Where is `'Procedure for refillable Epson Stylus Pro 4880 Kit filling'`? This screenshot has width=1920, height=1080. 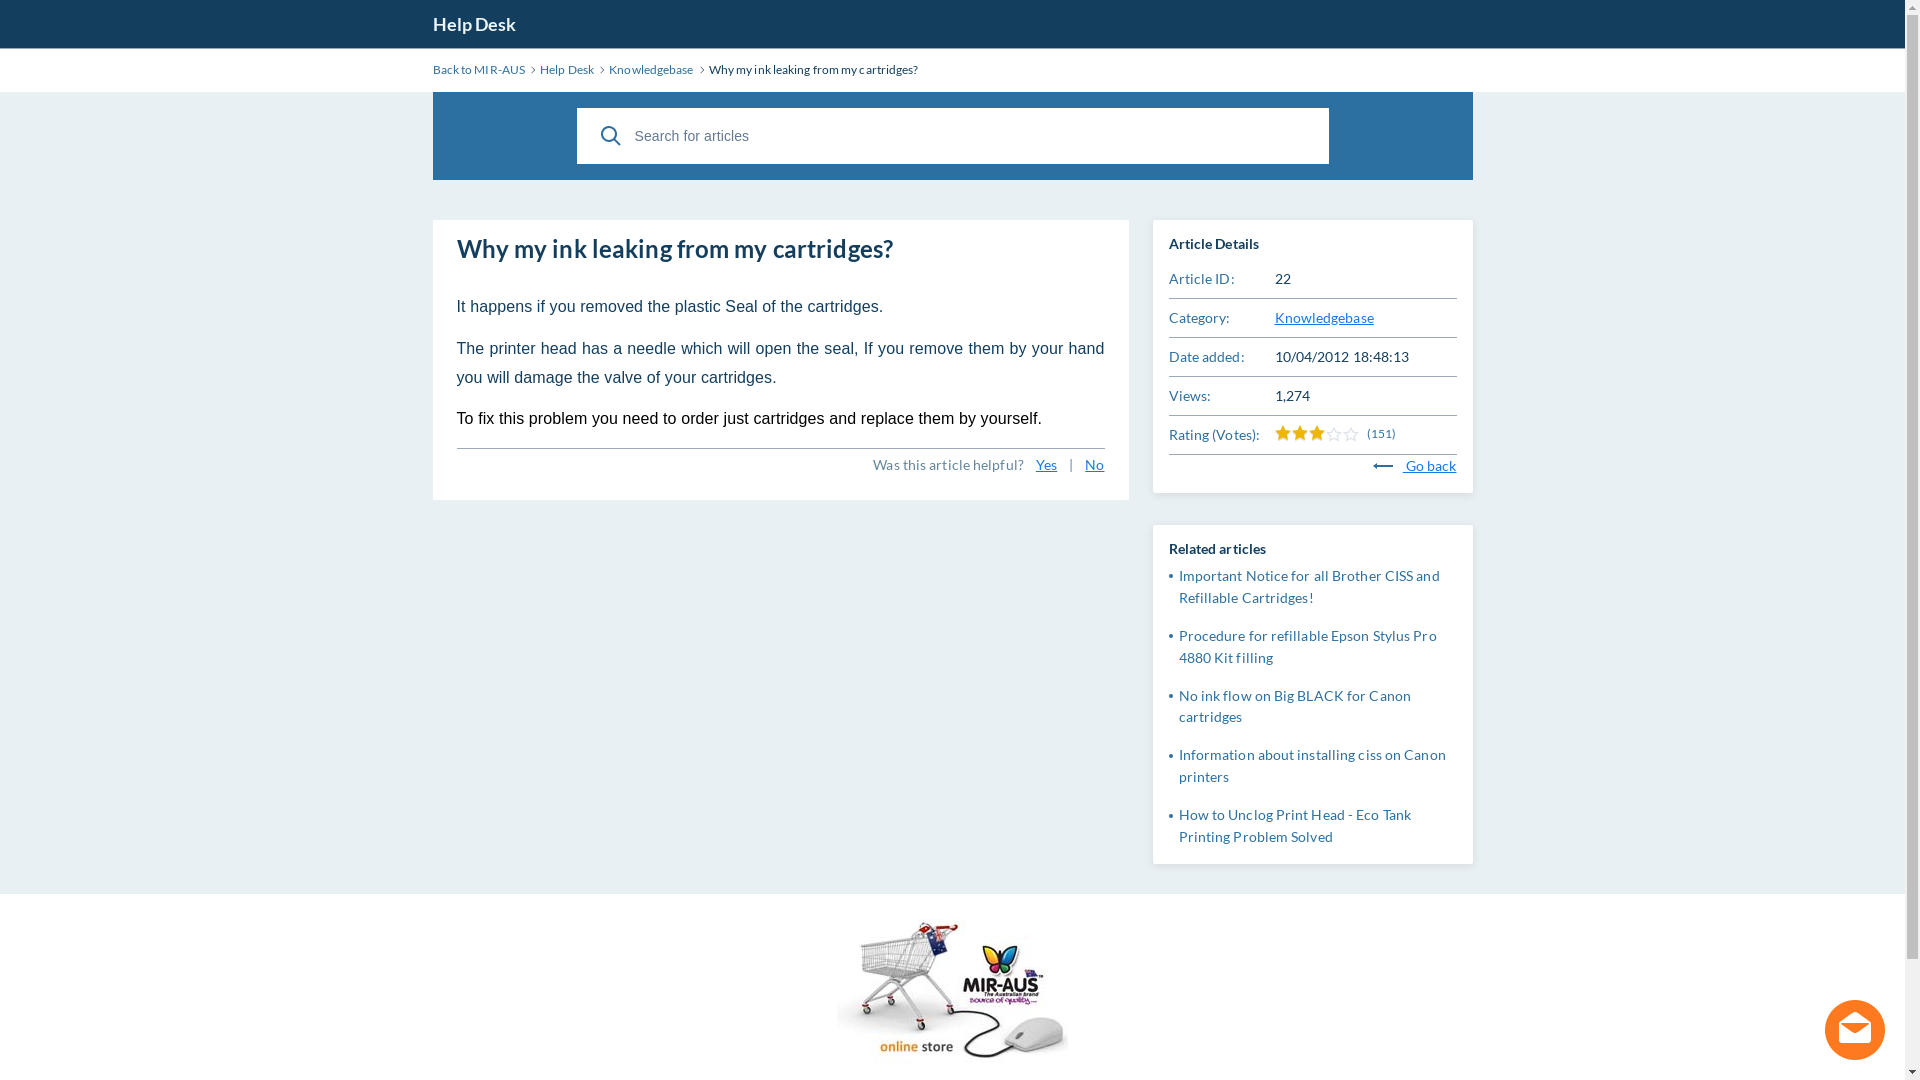
'Procedure for refillable Epson Stylus Pro 4880 Kit filling' is located at coordinates (1306, 646).